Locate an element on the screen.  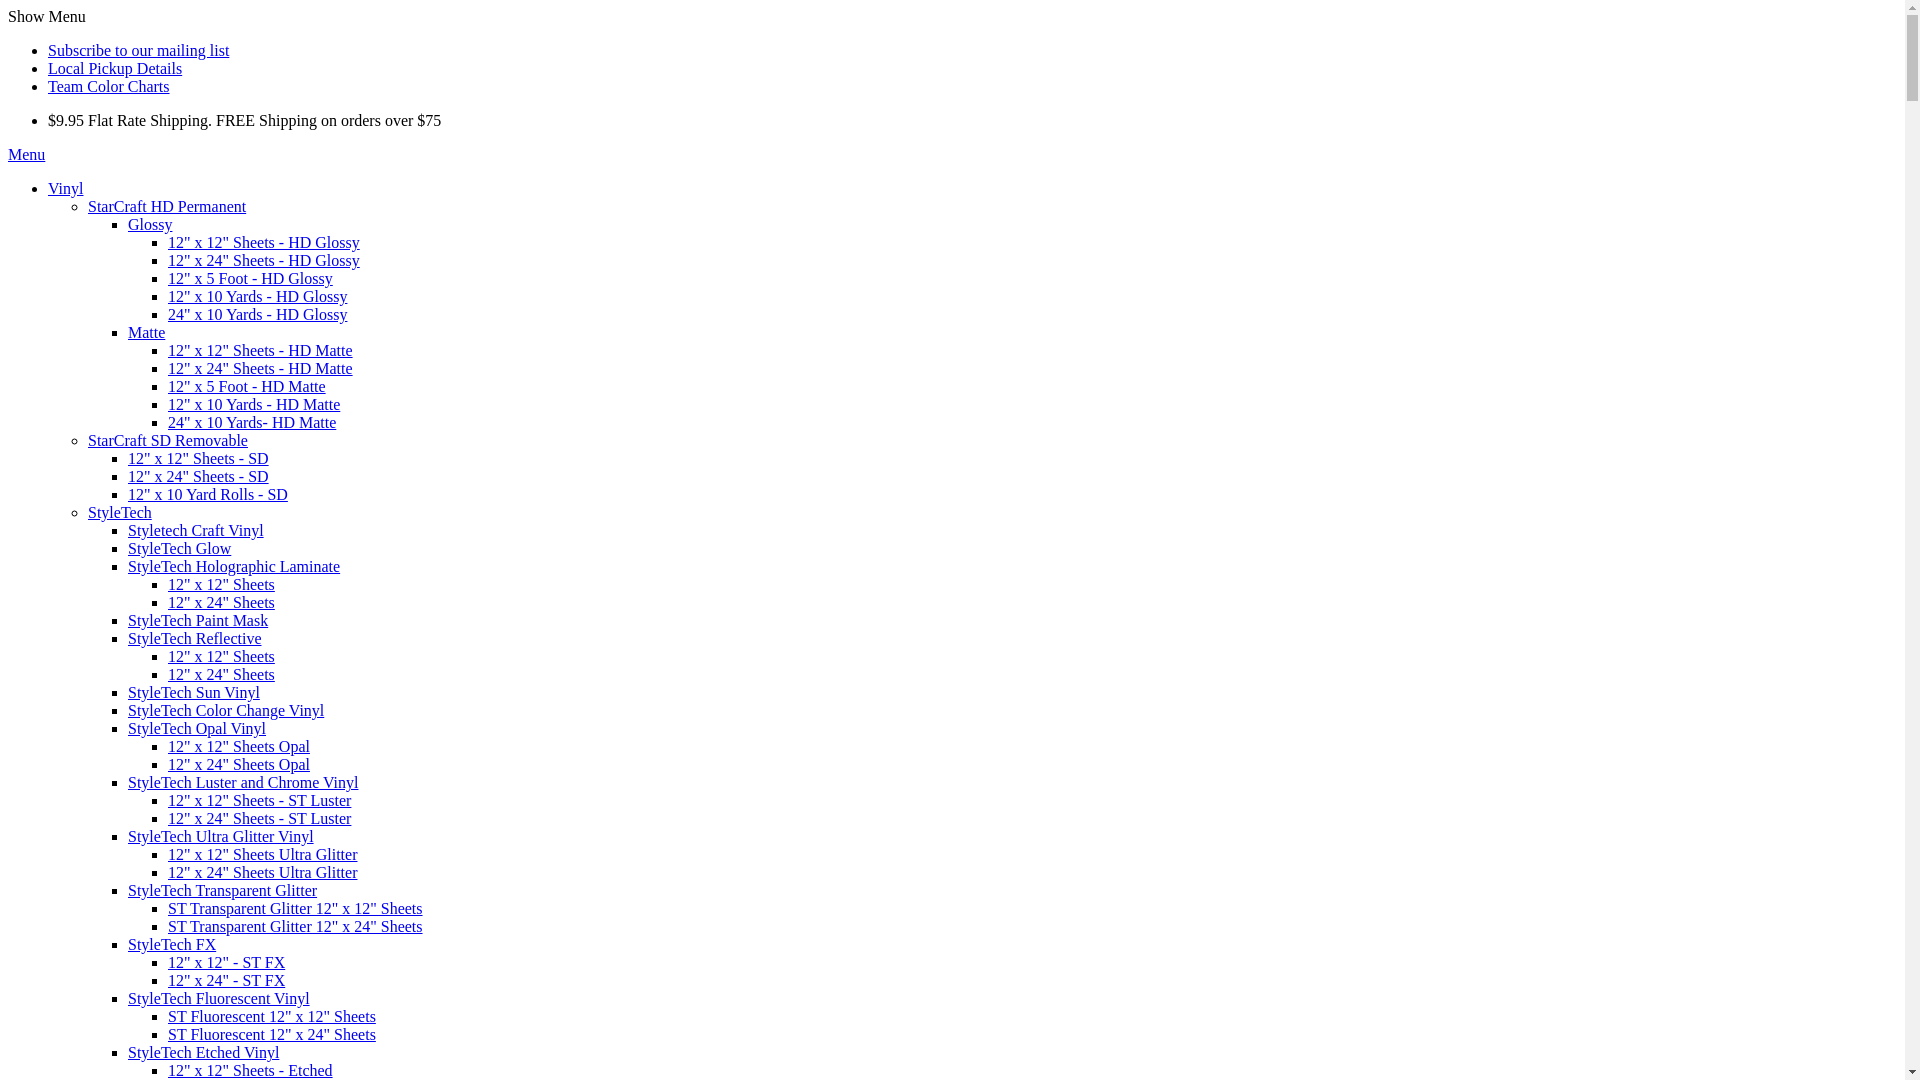
'12" x 5 Foot - HD Glossy' is located at coordinates (249, 278).